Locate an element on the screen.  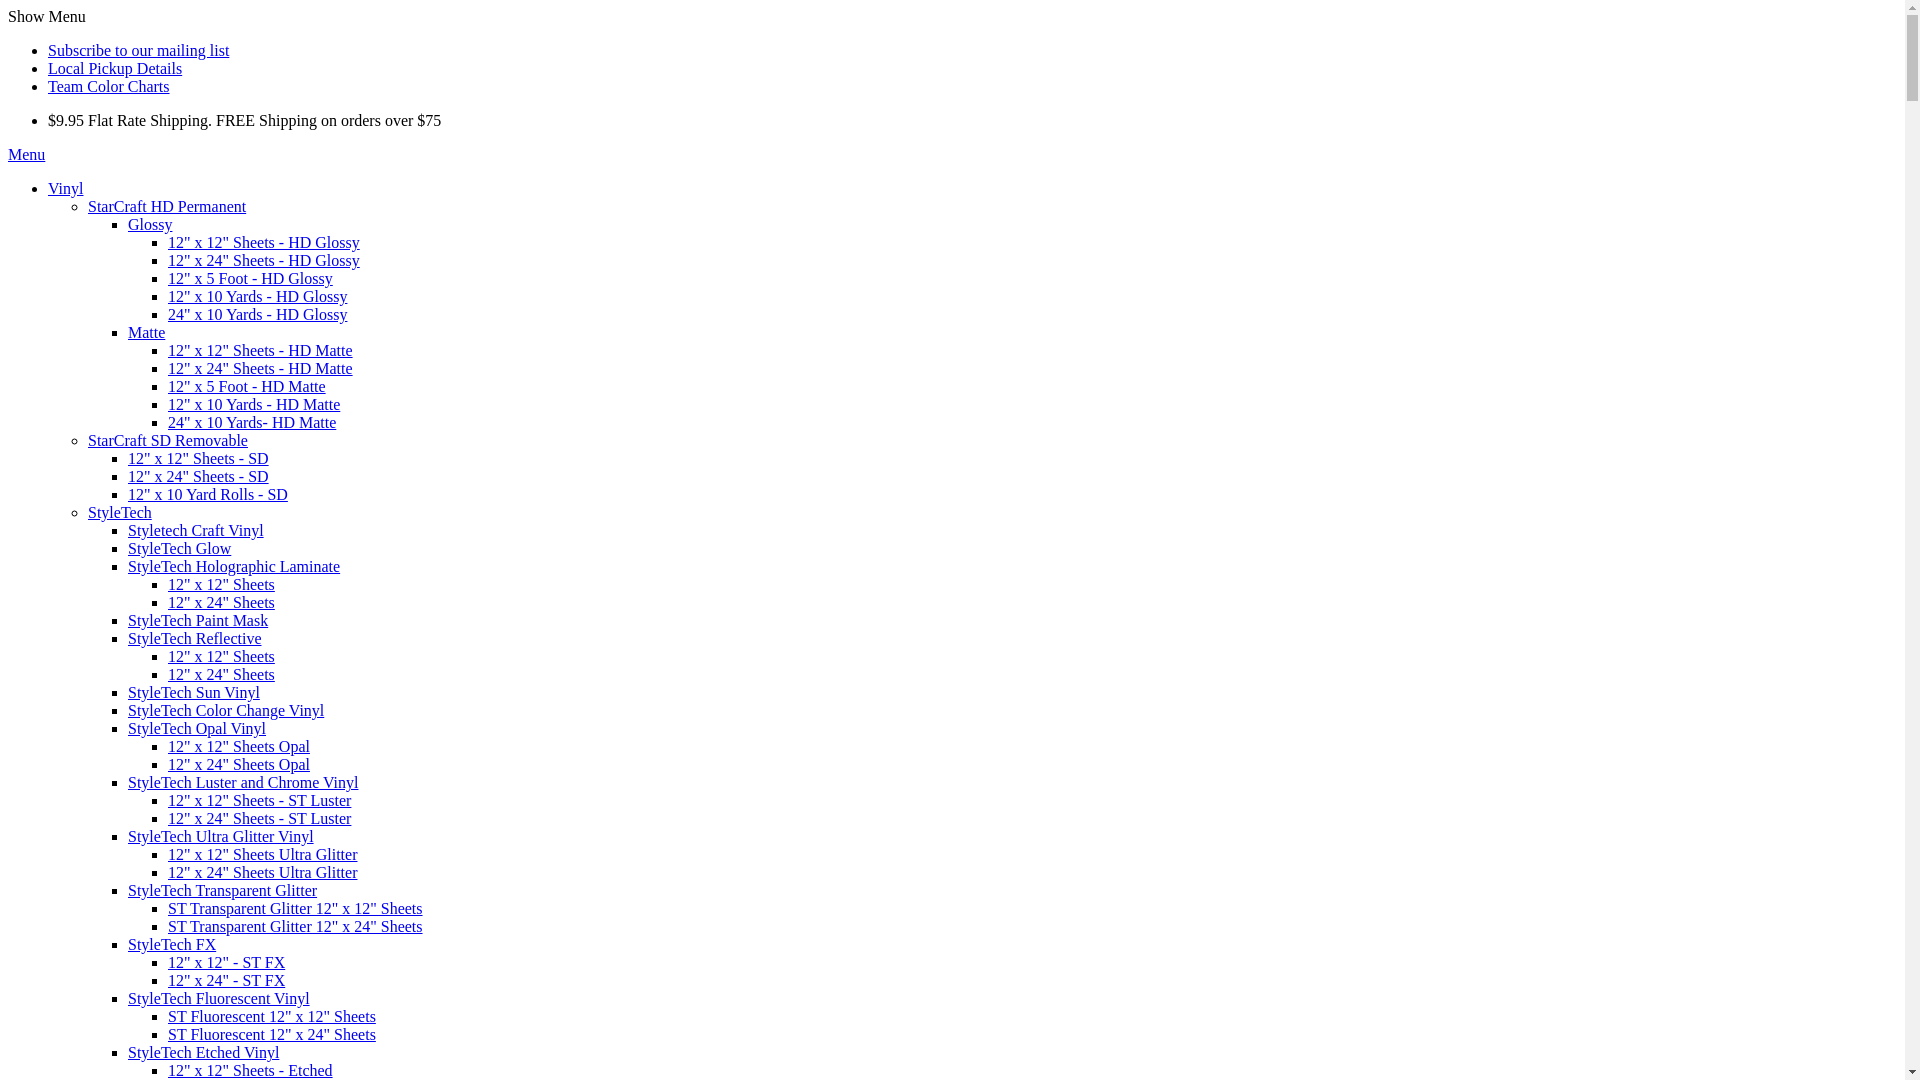
'12" x 5 Foot - HD Glossy' is located at coordinates (249, 278).